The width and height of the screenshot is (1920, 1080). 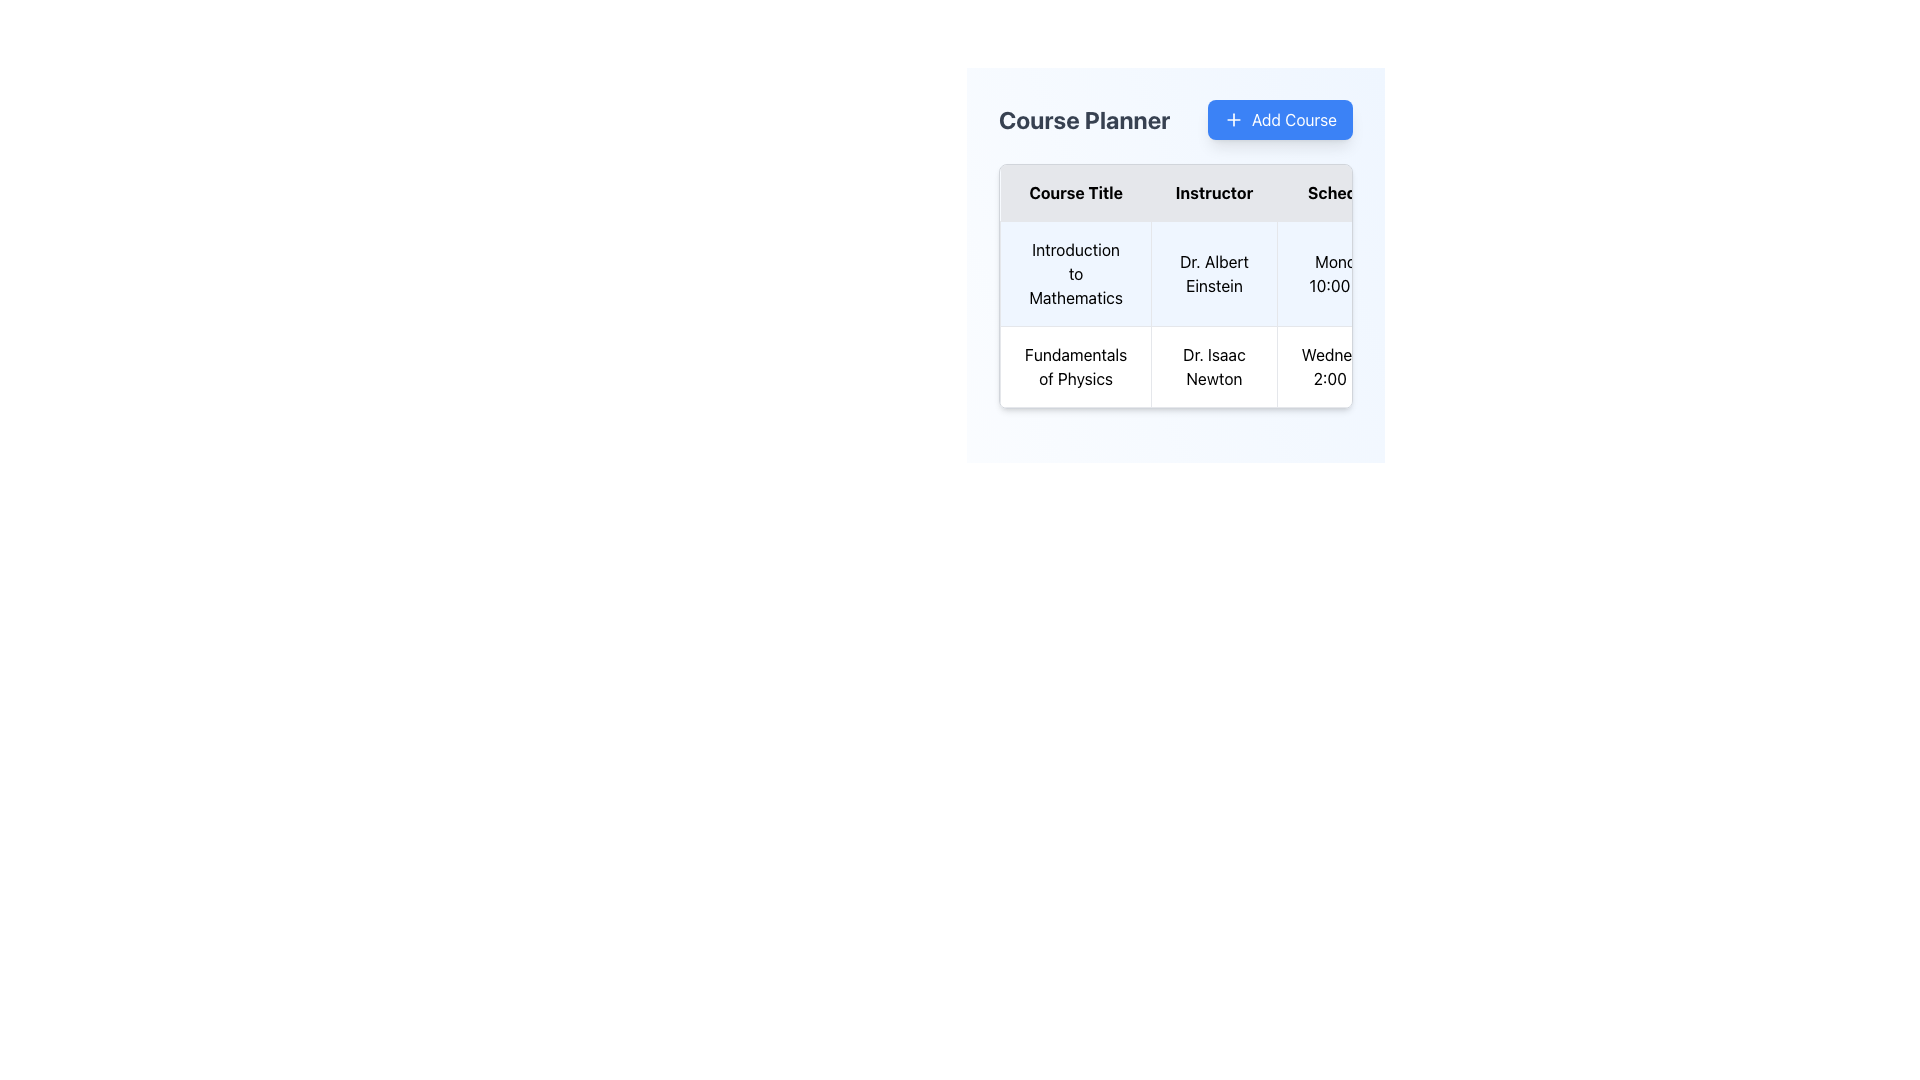 What do you see at coordinates (1213, 366) in the screenshot?
I see `the Text label displaying the instructor's name for the 'Fundamentals of Physics' course, located in the second row under the 'Instructor' column` at bounding box center [1213, 366].